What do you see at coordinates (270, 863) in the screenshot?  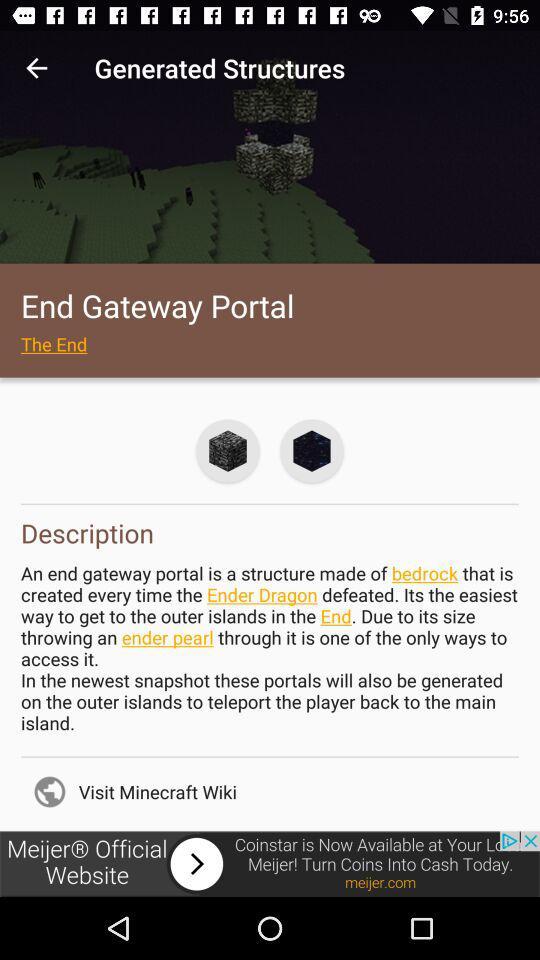 I see `share the article` at bounding box center [270, 863].